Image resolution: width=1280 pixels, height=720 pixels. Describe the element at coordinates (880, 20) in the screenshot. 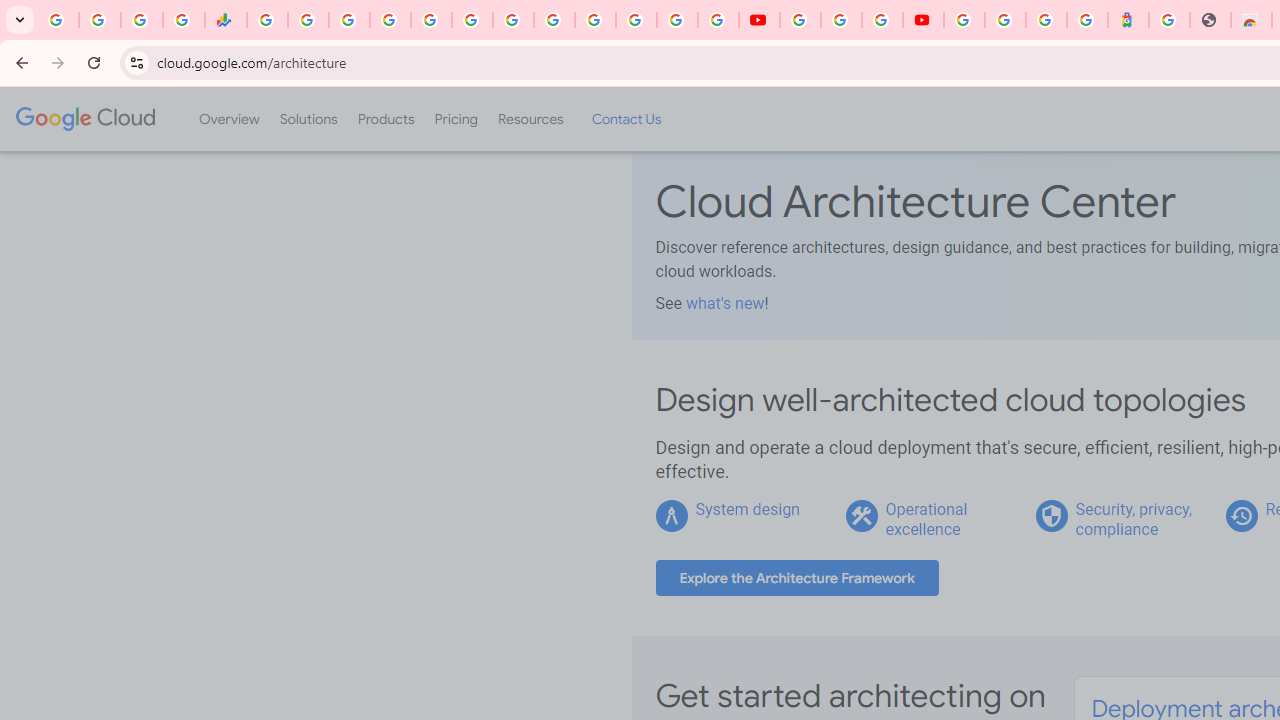

I see `'Create your Google Account'` at that location.